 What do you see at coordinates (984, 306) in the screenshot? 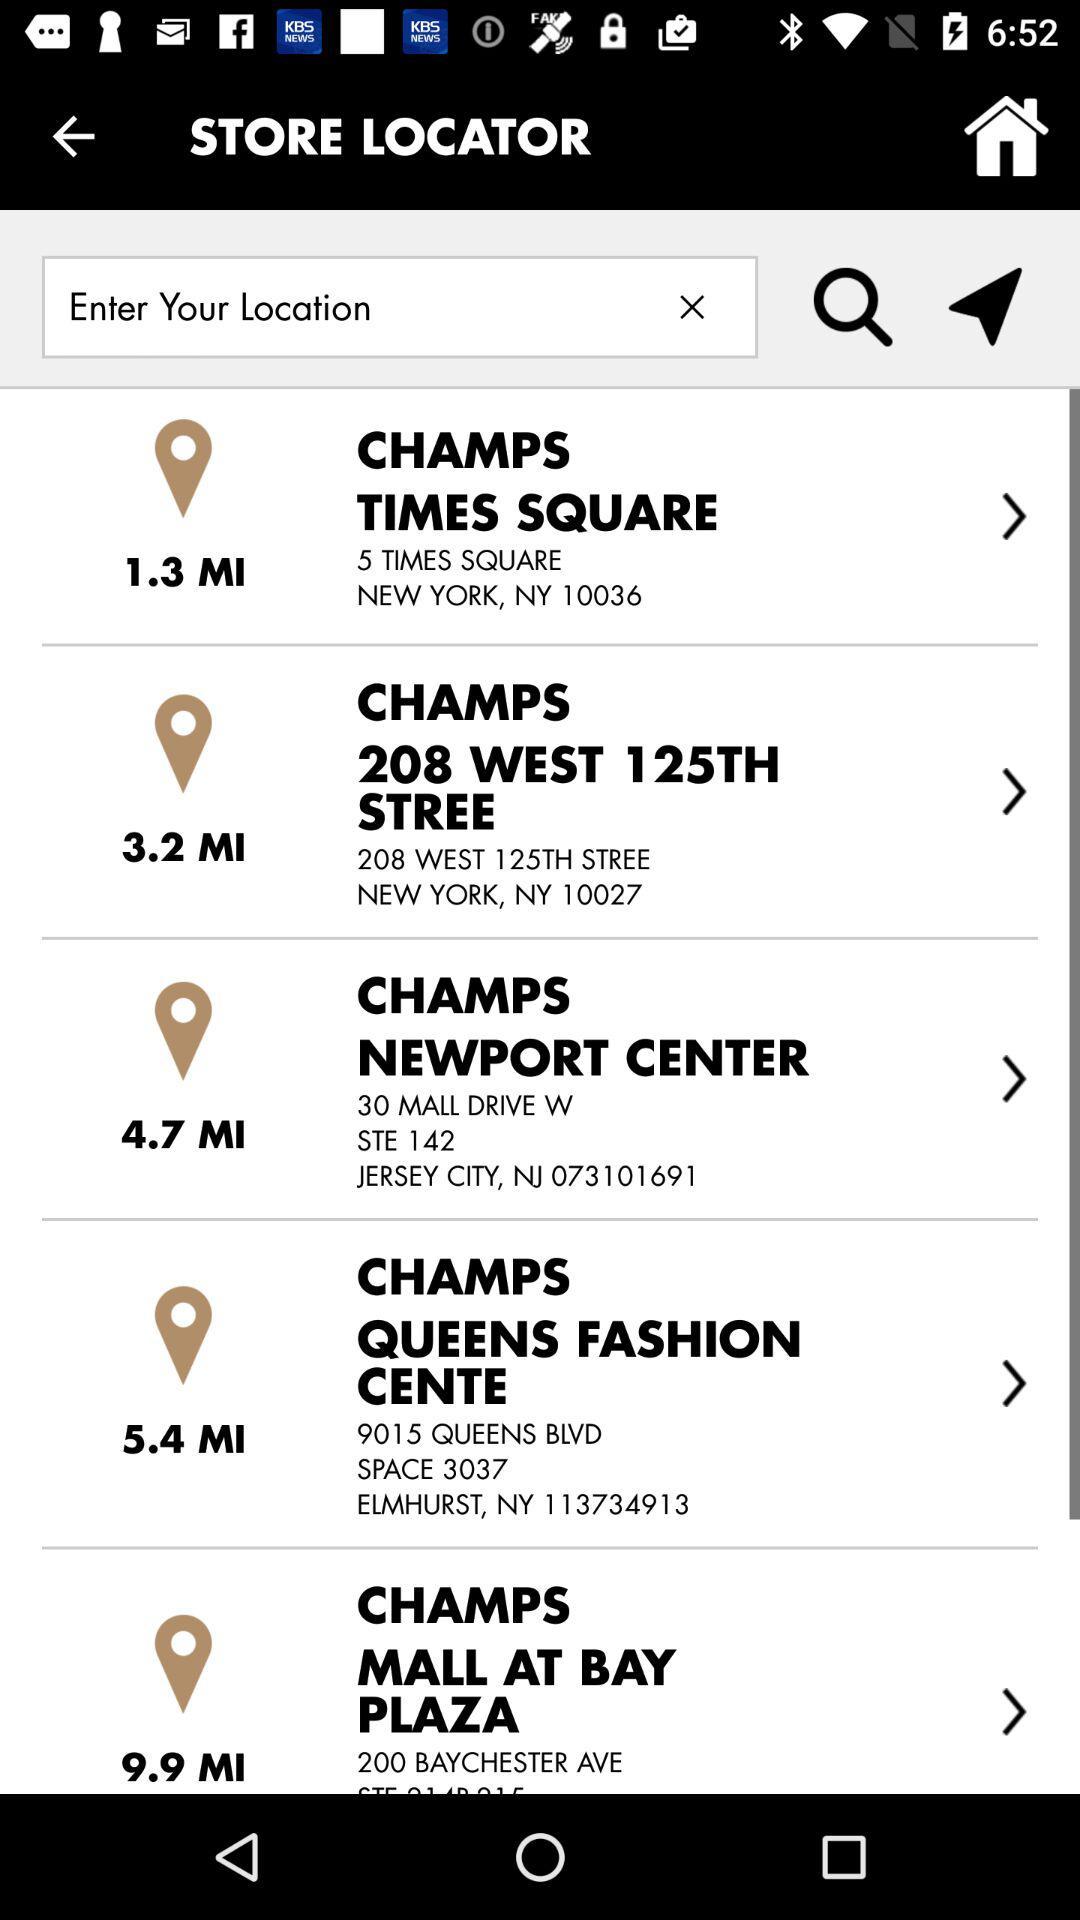
I see `map` at bounding box center [984, 306].